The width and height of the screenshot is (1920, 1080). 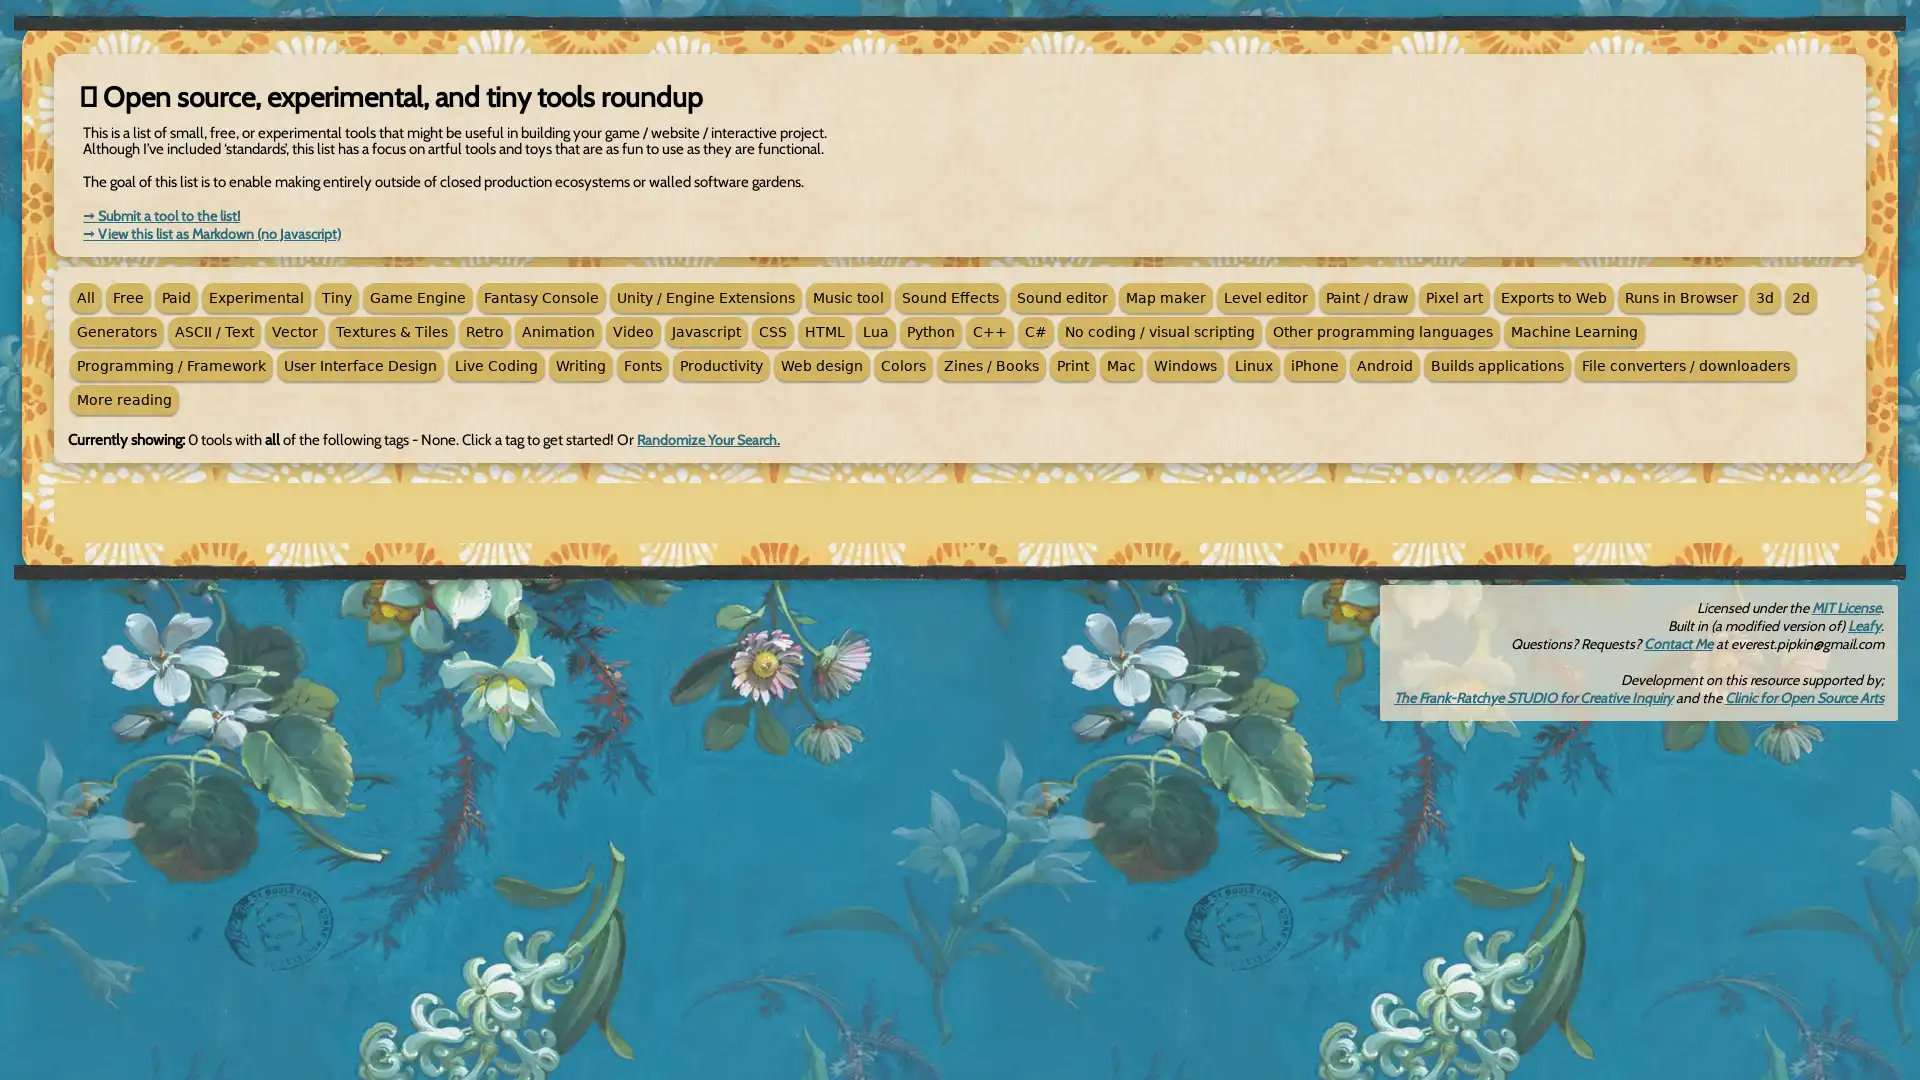 What do you see at coordinates (1381, 330) in the screenshot?
I see `Other programming languages` at bounding box center [1381, 330].